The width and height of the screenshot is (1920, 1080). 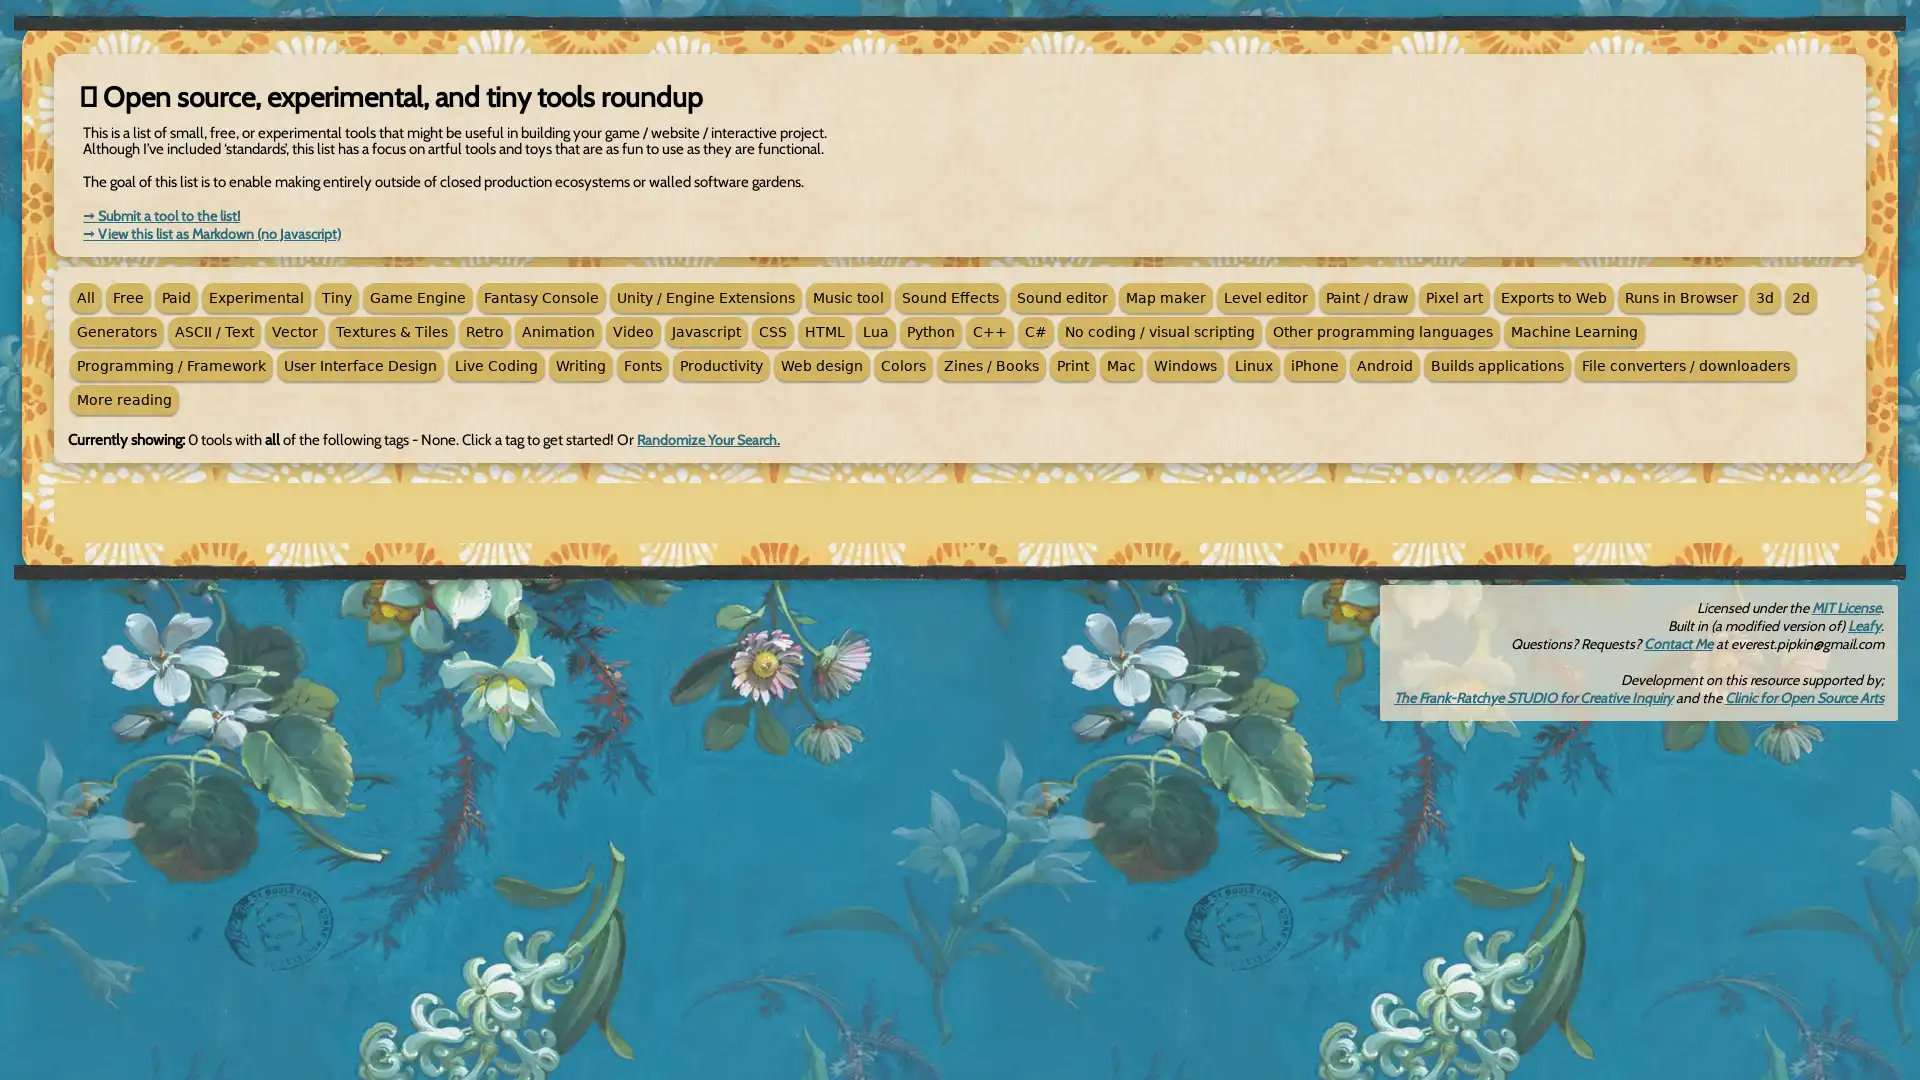 What do you see at coordinates (1381, 330) in the screenshot?
I see `Other programming languages` at bounding box center [1381, 330].